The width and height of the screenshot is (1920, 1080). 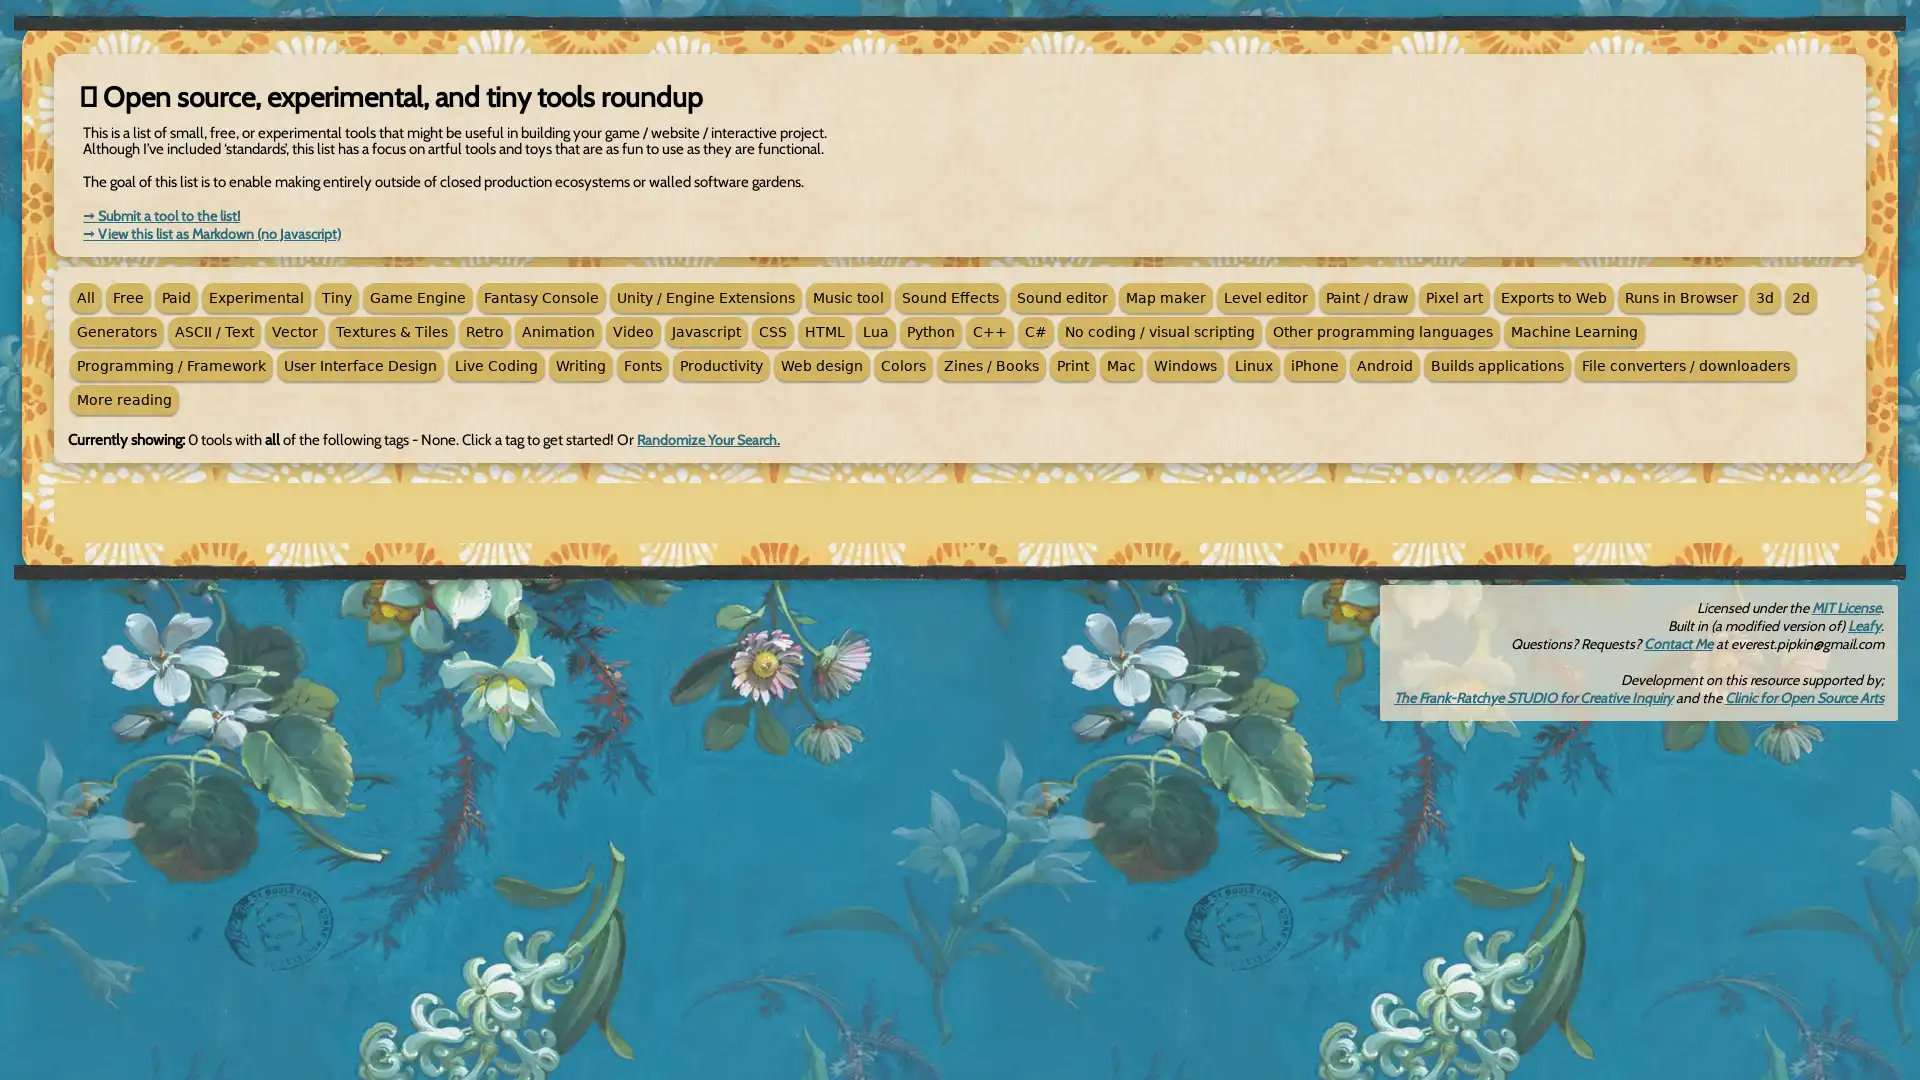 What do you see at coordinates (1381, 330) in the screenshot?
I see `Other programming languages` at bounding box center [1381, 330].